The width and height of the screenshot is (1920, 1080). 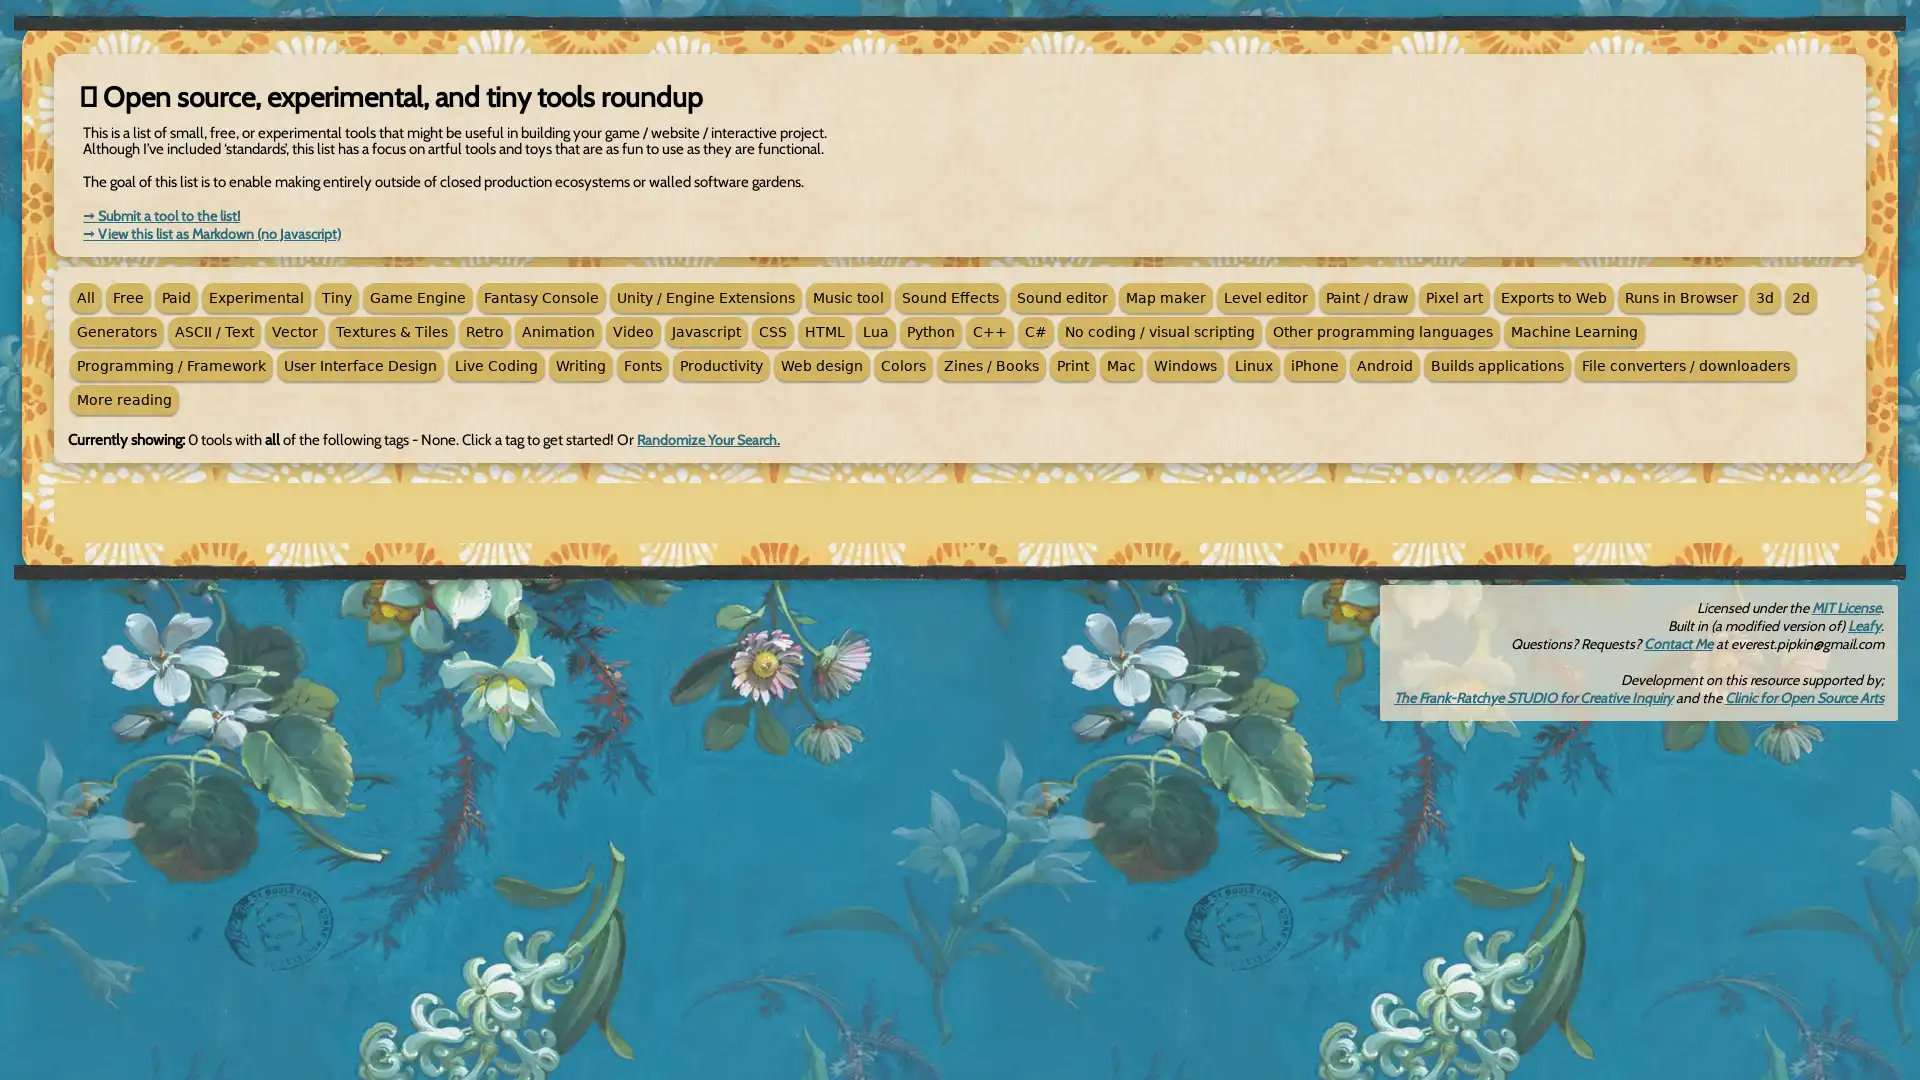 What do you see at coordinates (1381, 330) in the screenshot?
I see `Other programming languages` at bounding box center [1381, 330].